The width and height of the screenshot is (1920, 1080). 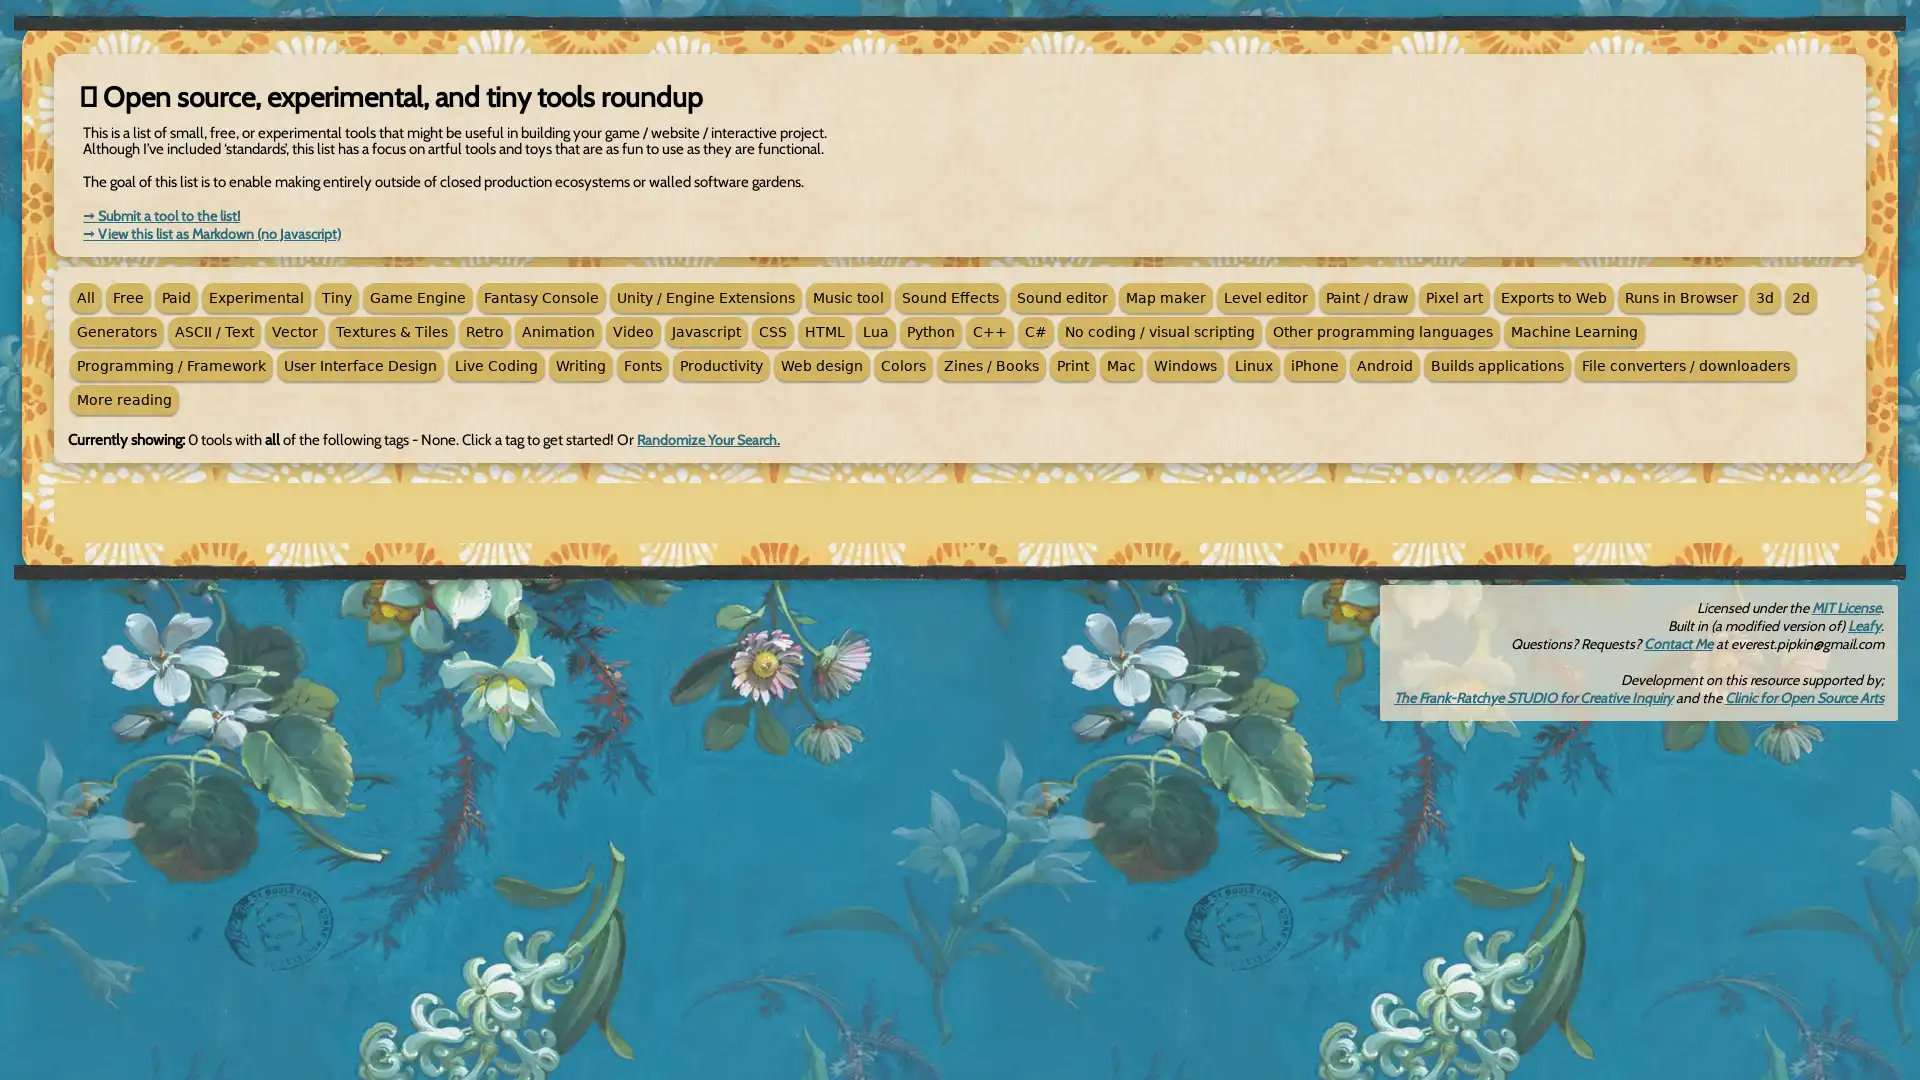 What do you see at coordinates (1381, 330) in the screenshot?
I see `Other programming languages` at bounding box center [1381, 330].